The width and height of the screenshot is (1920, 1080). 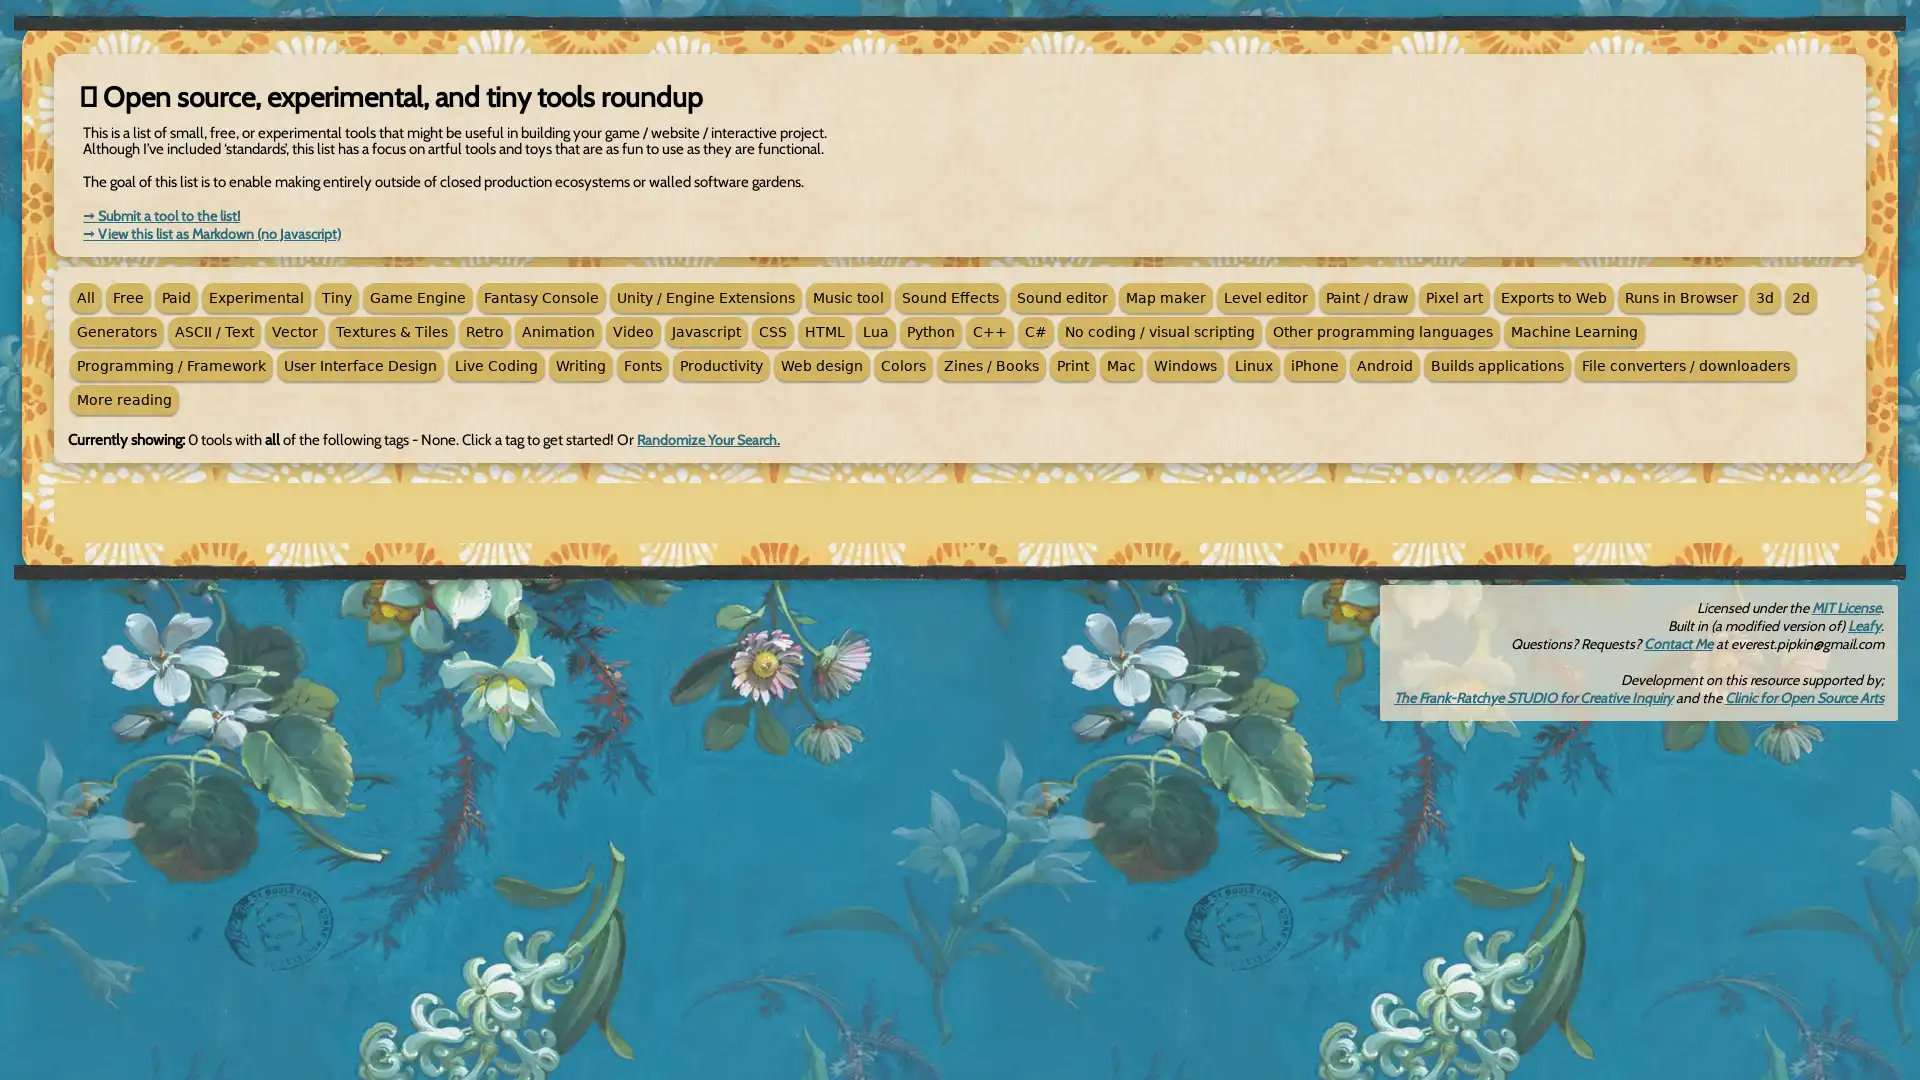 What do you see at coordinates (1381, 330) in the screenshot?
I see `Other programming languages` at bounding box center [1381, 330].